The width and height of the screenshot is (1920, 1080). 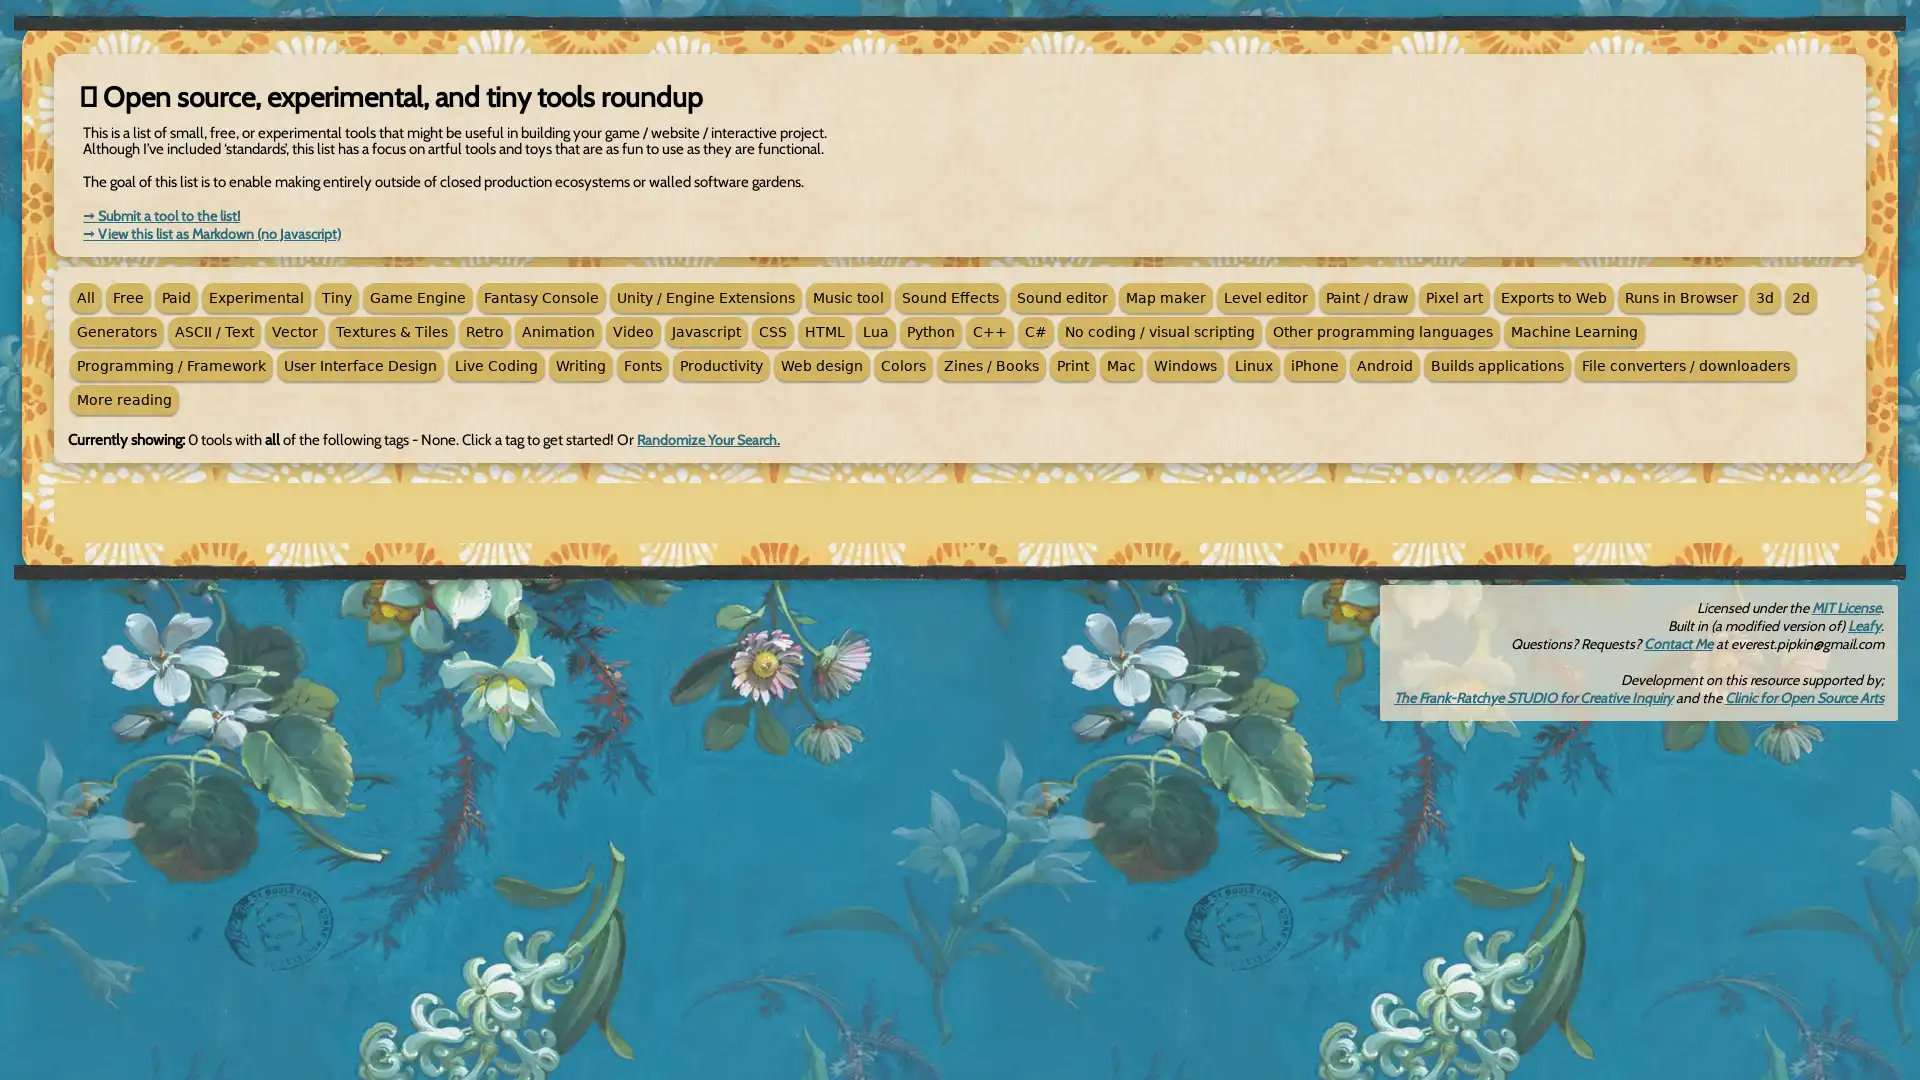 What do you see at coordinates (1381, 330) in the screenshot?
I see `Other programming languages` at bounding box center [1381, 330].